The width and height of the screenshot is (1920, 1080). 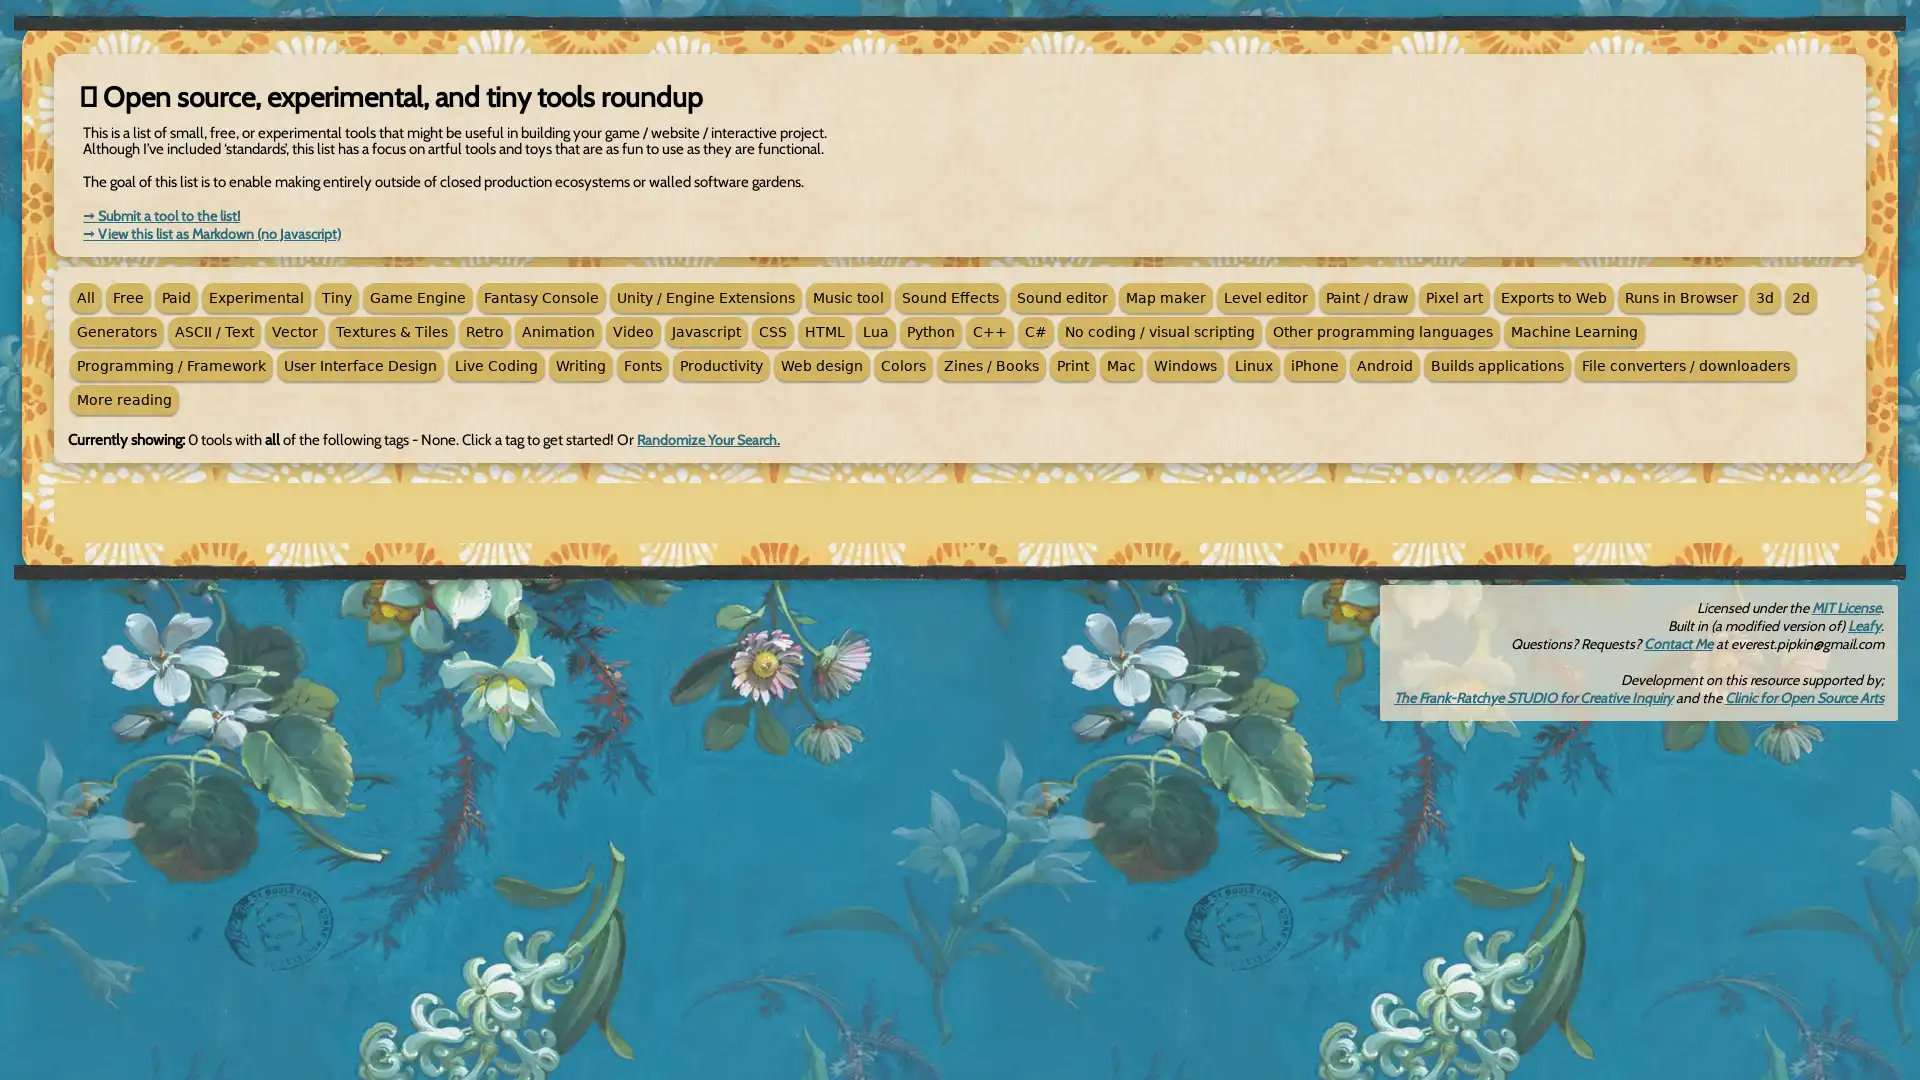 What do you see at coordinates (1381, 330) in the screenshot?
I see `Other programming languages` at bounding box center [1381, 330].